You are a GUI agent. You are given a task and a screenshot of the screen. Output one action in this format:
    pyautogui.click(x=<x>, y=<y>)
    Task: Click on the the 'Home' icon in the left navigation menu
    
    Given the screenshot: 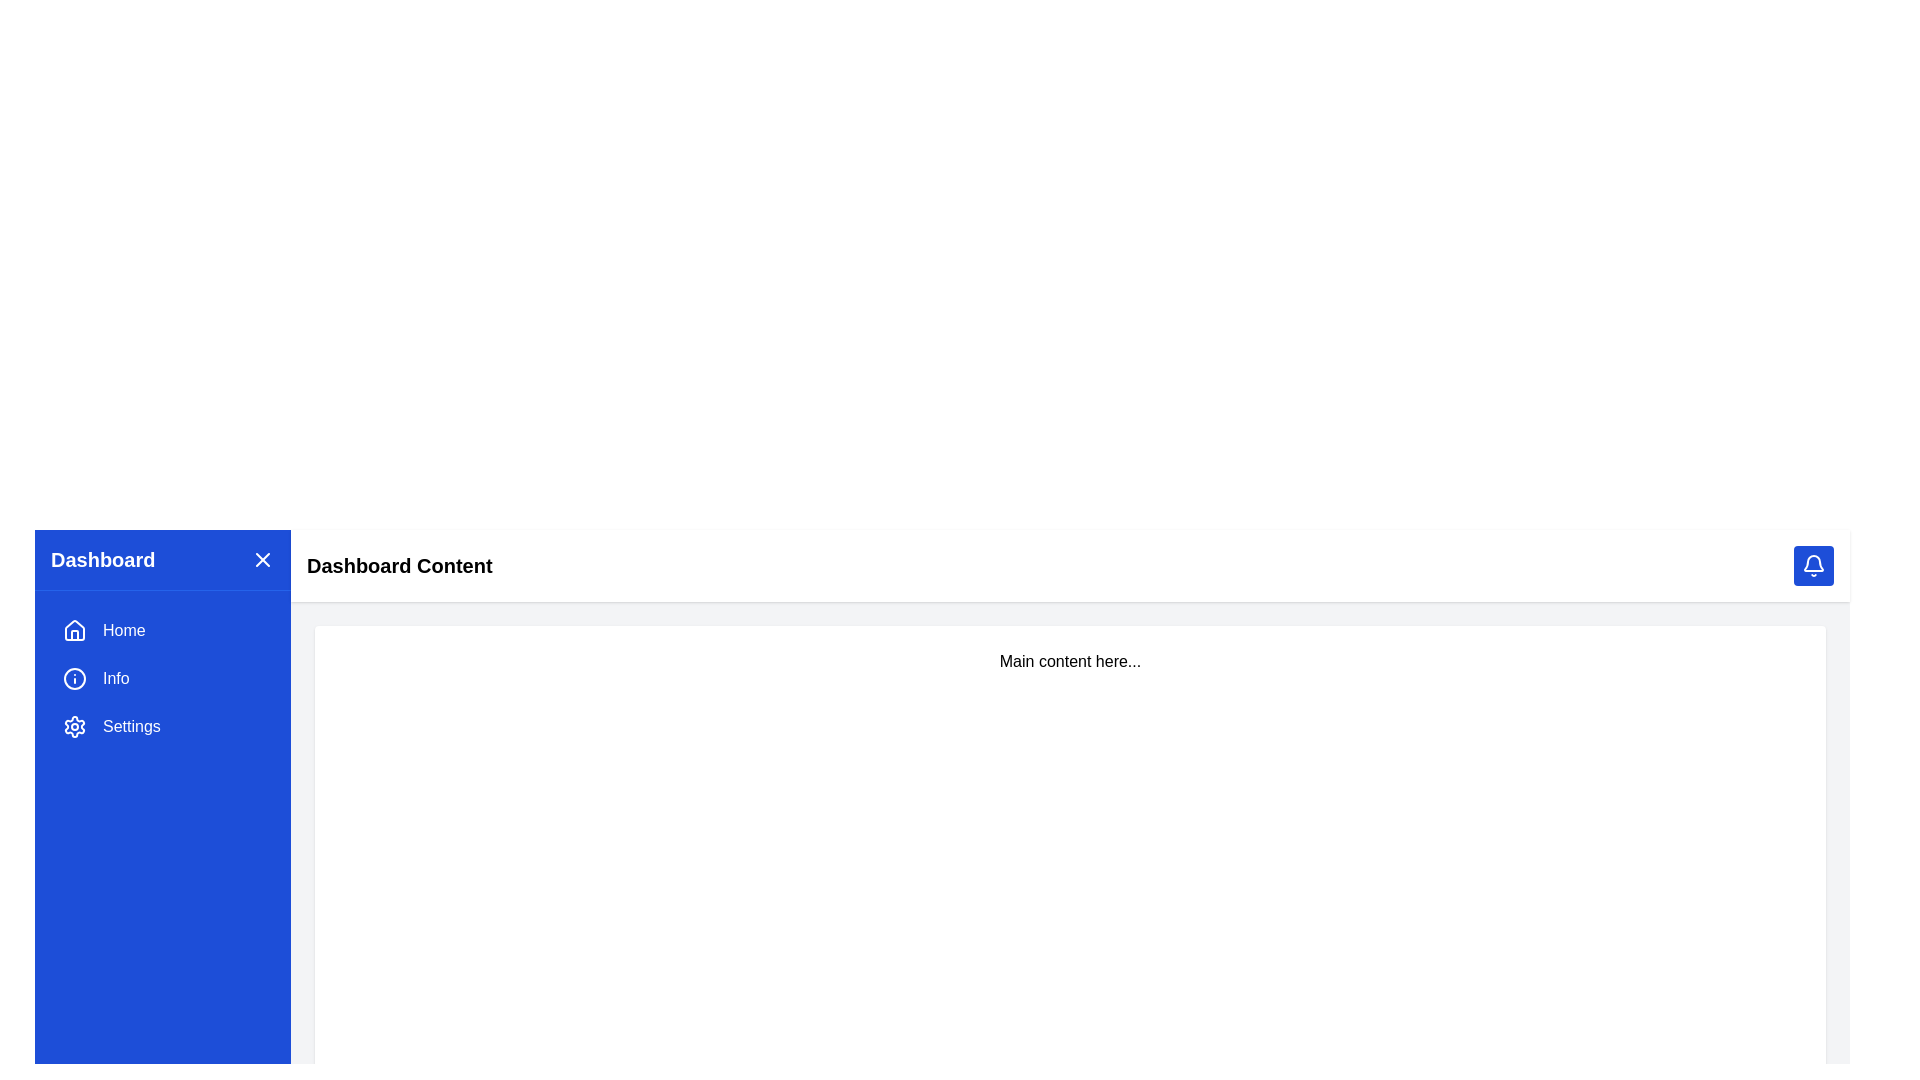 What is the action you would take?
    pyautogui.click(x=75, y=631)
    